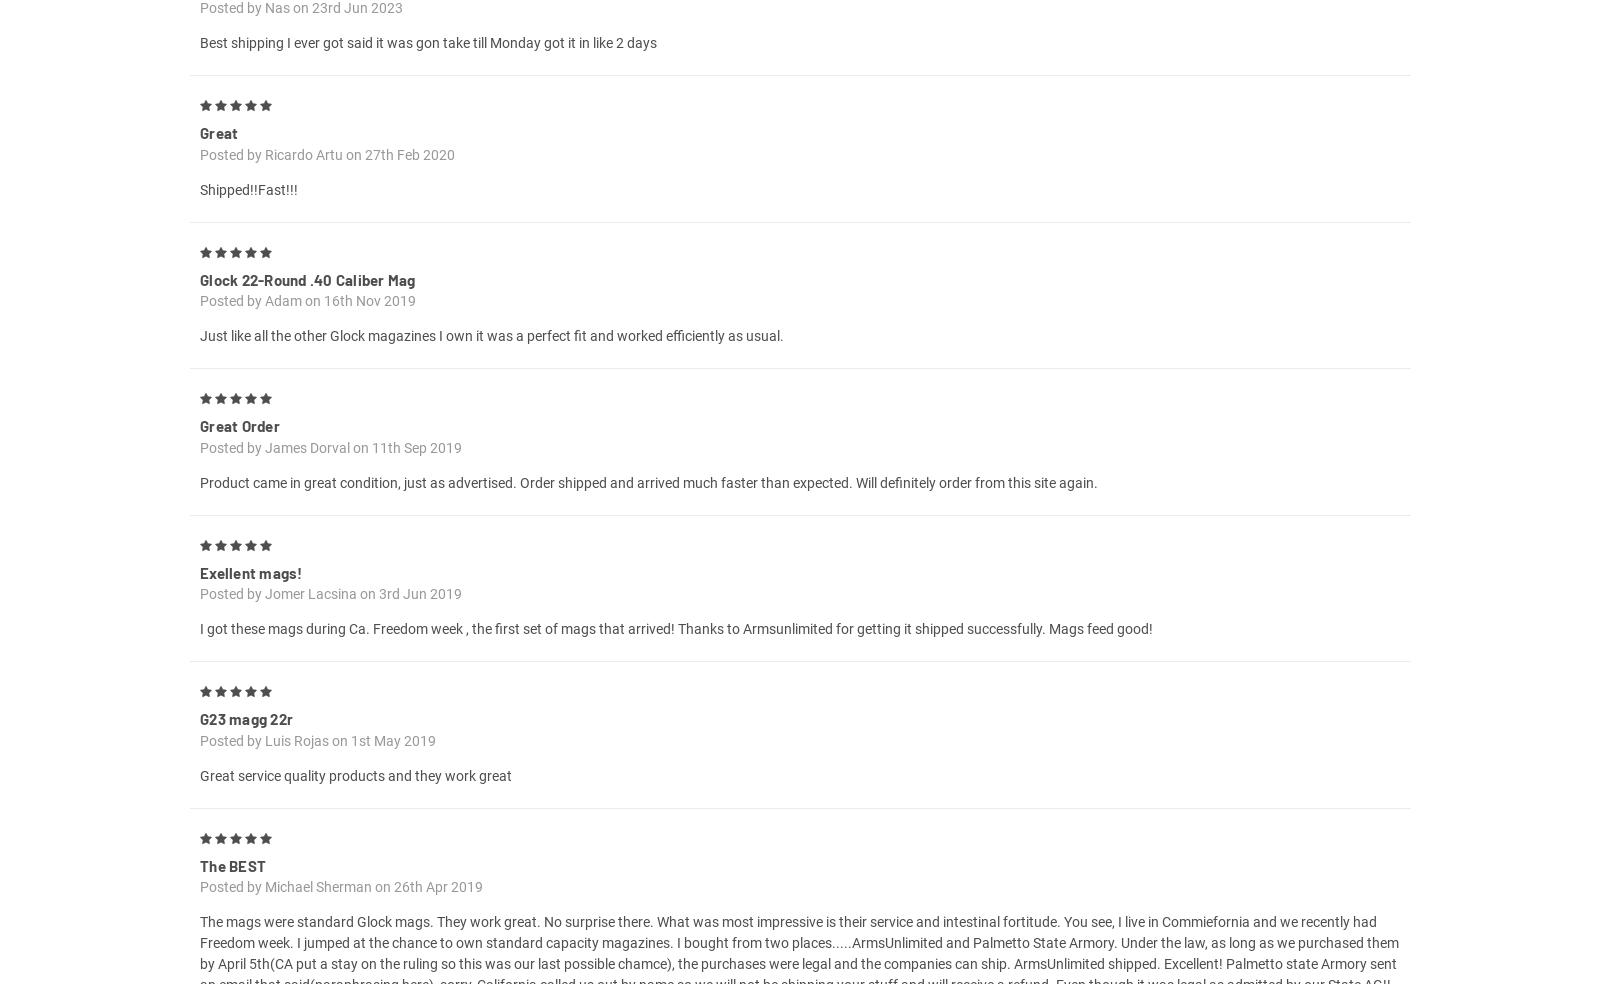 This screenshot has height=984, width=1600. What do you see at coordinates (341, 910) in the screenshot?
I see `'Posted by Michael Sherman on 26th Apr 2019'` at bounding box center [341, 910].